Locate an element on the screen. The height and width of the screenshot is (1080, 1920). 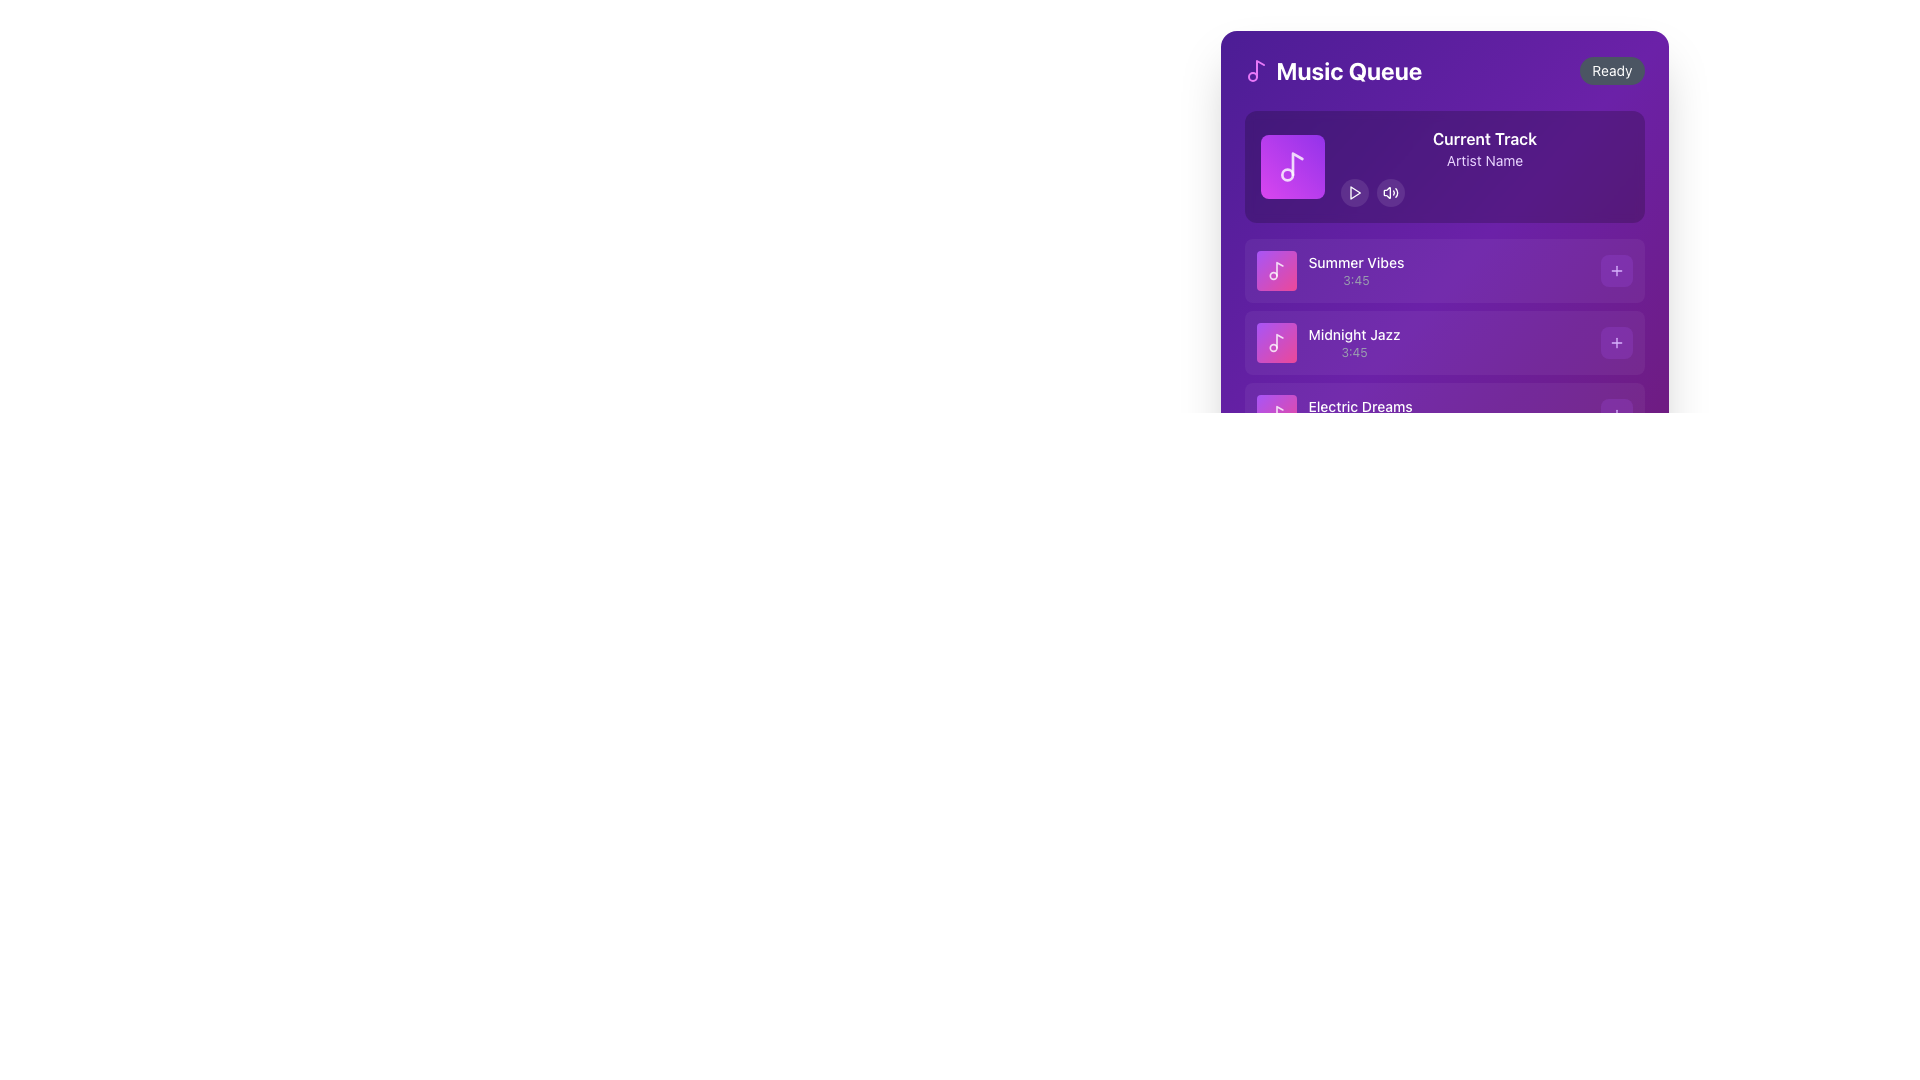
the small, purple-toned button with a '+' symbol at its center, located at the rightmost position of the 'Summer Vibes' row in the Music Queue is located at coordinates (1616, 270).